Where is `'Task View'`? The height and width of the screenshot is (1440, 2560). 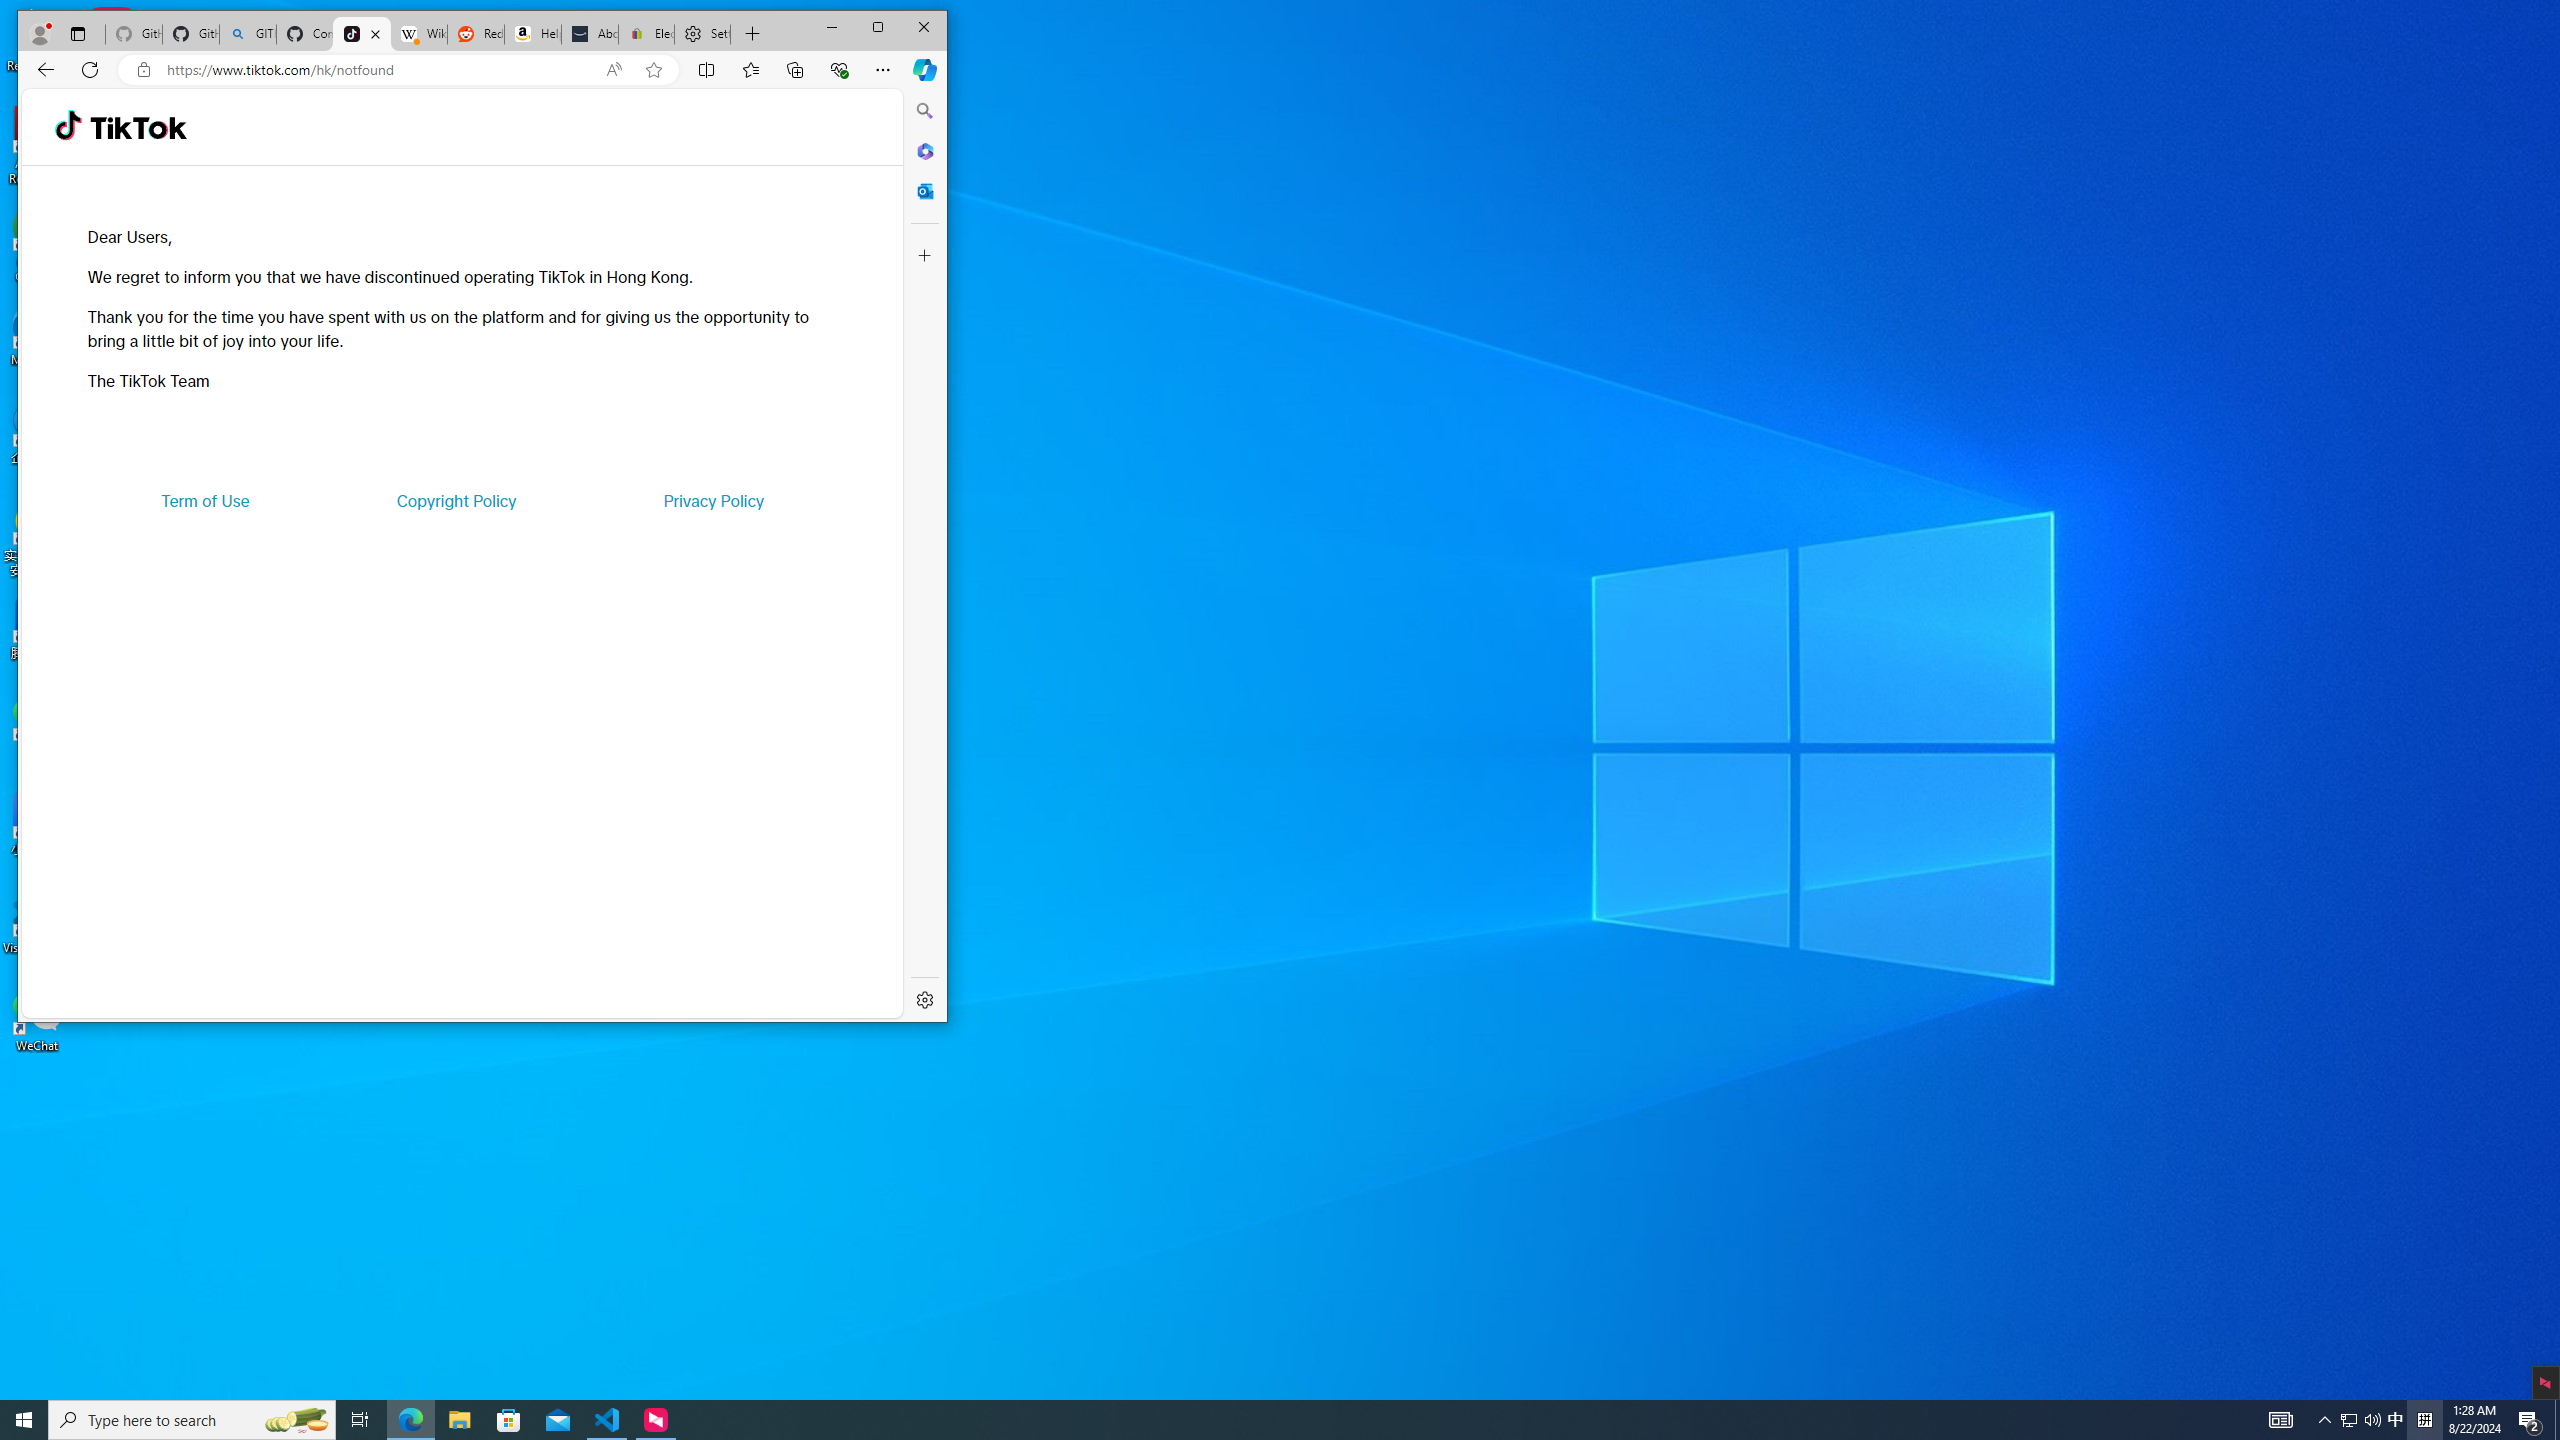 'Task View' is located at coordinates (358, 1418).